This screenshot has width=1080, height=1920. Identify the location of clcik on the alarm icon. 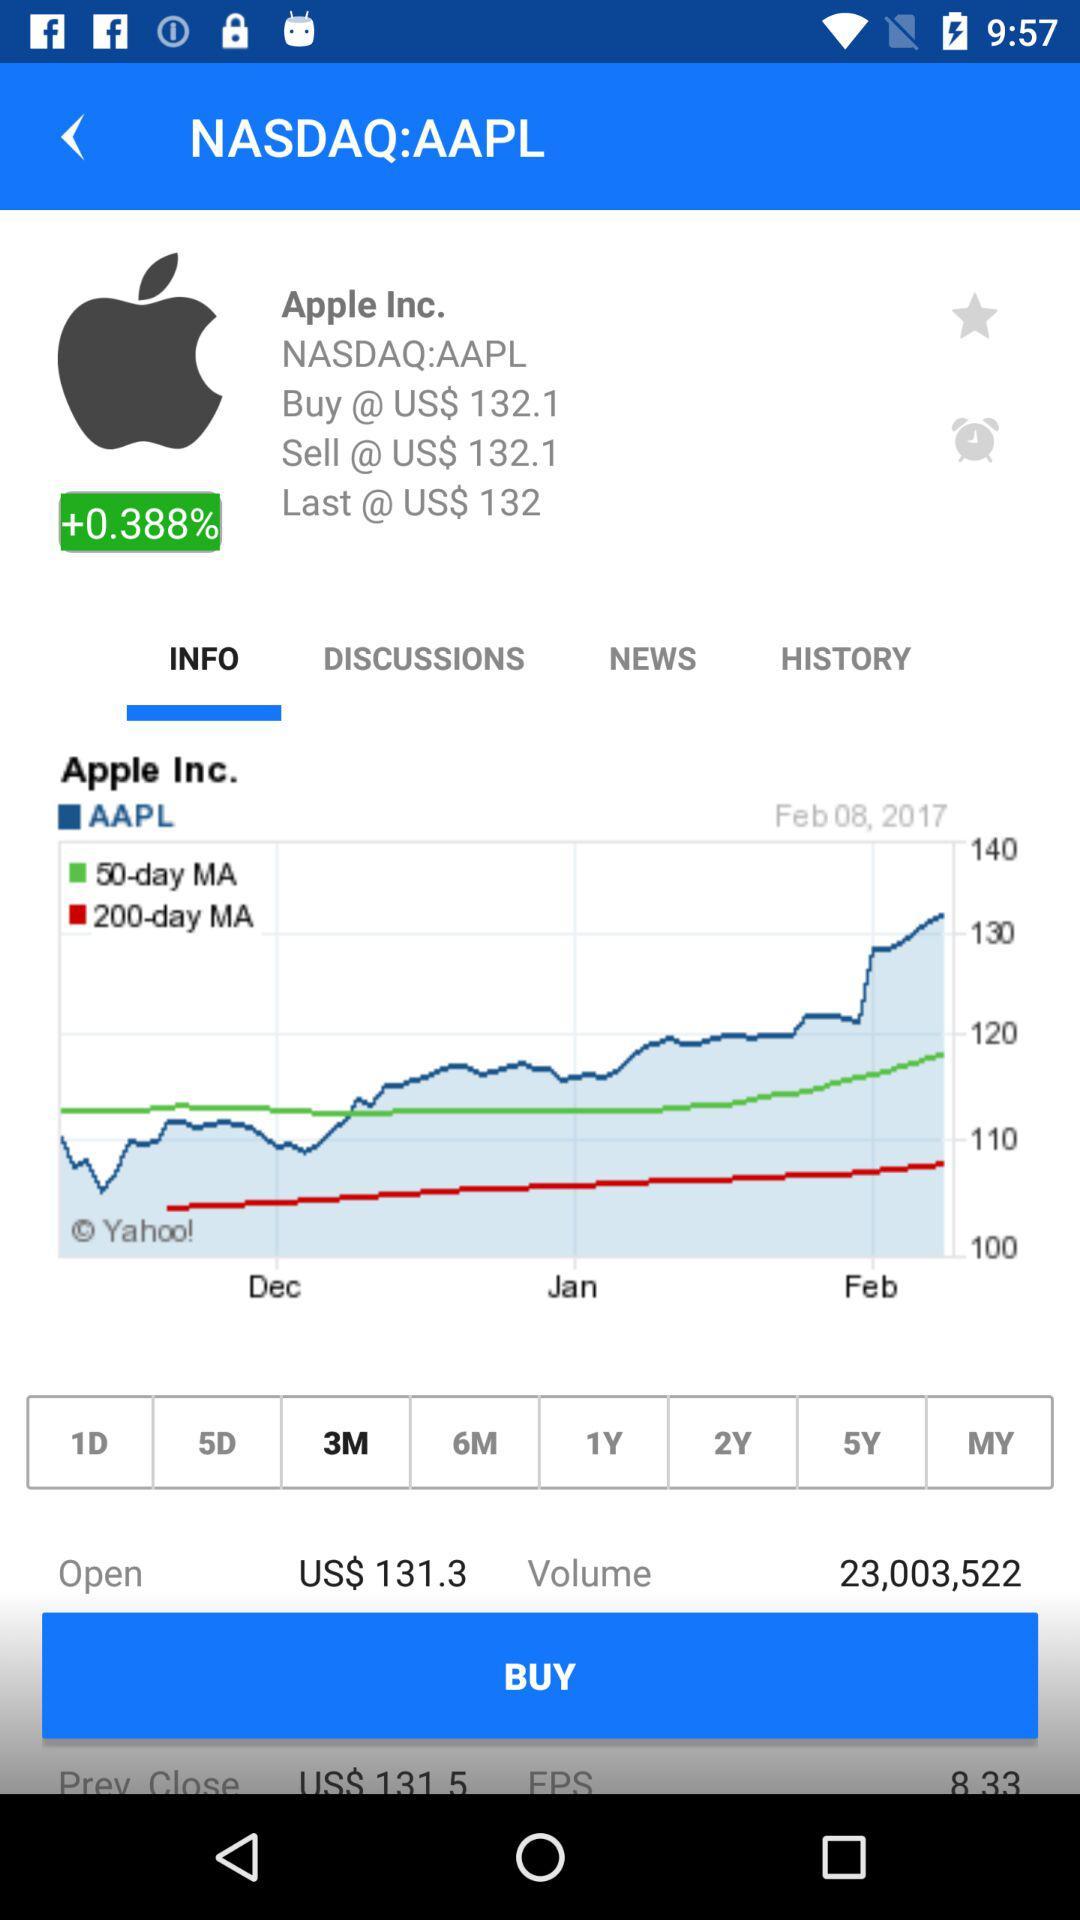
(974, 440).